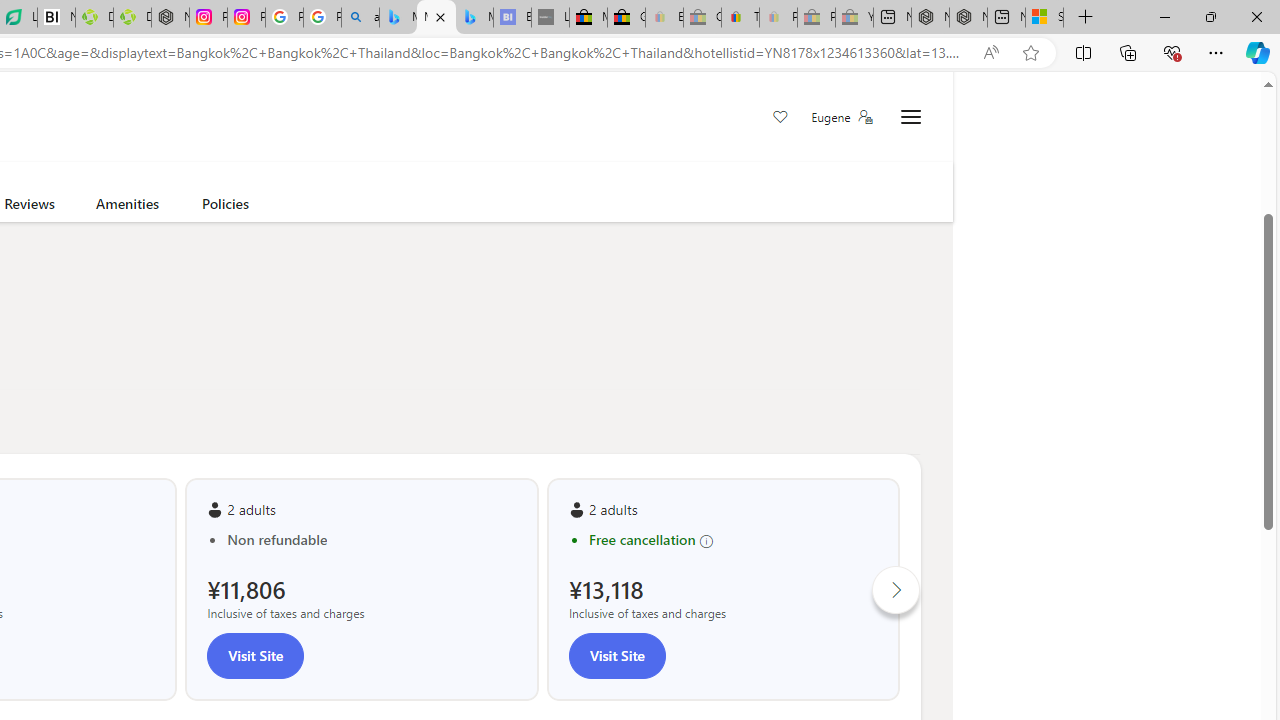 This screenshot has height=720, width=1280. What do you see at coordinates (126, 207) in the screenshot?
I see `'Amenities'` at bounding box center [126, 207].